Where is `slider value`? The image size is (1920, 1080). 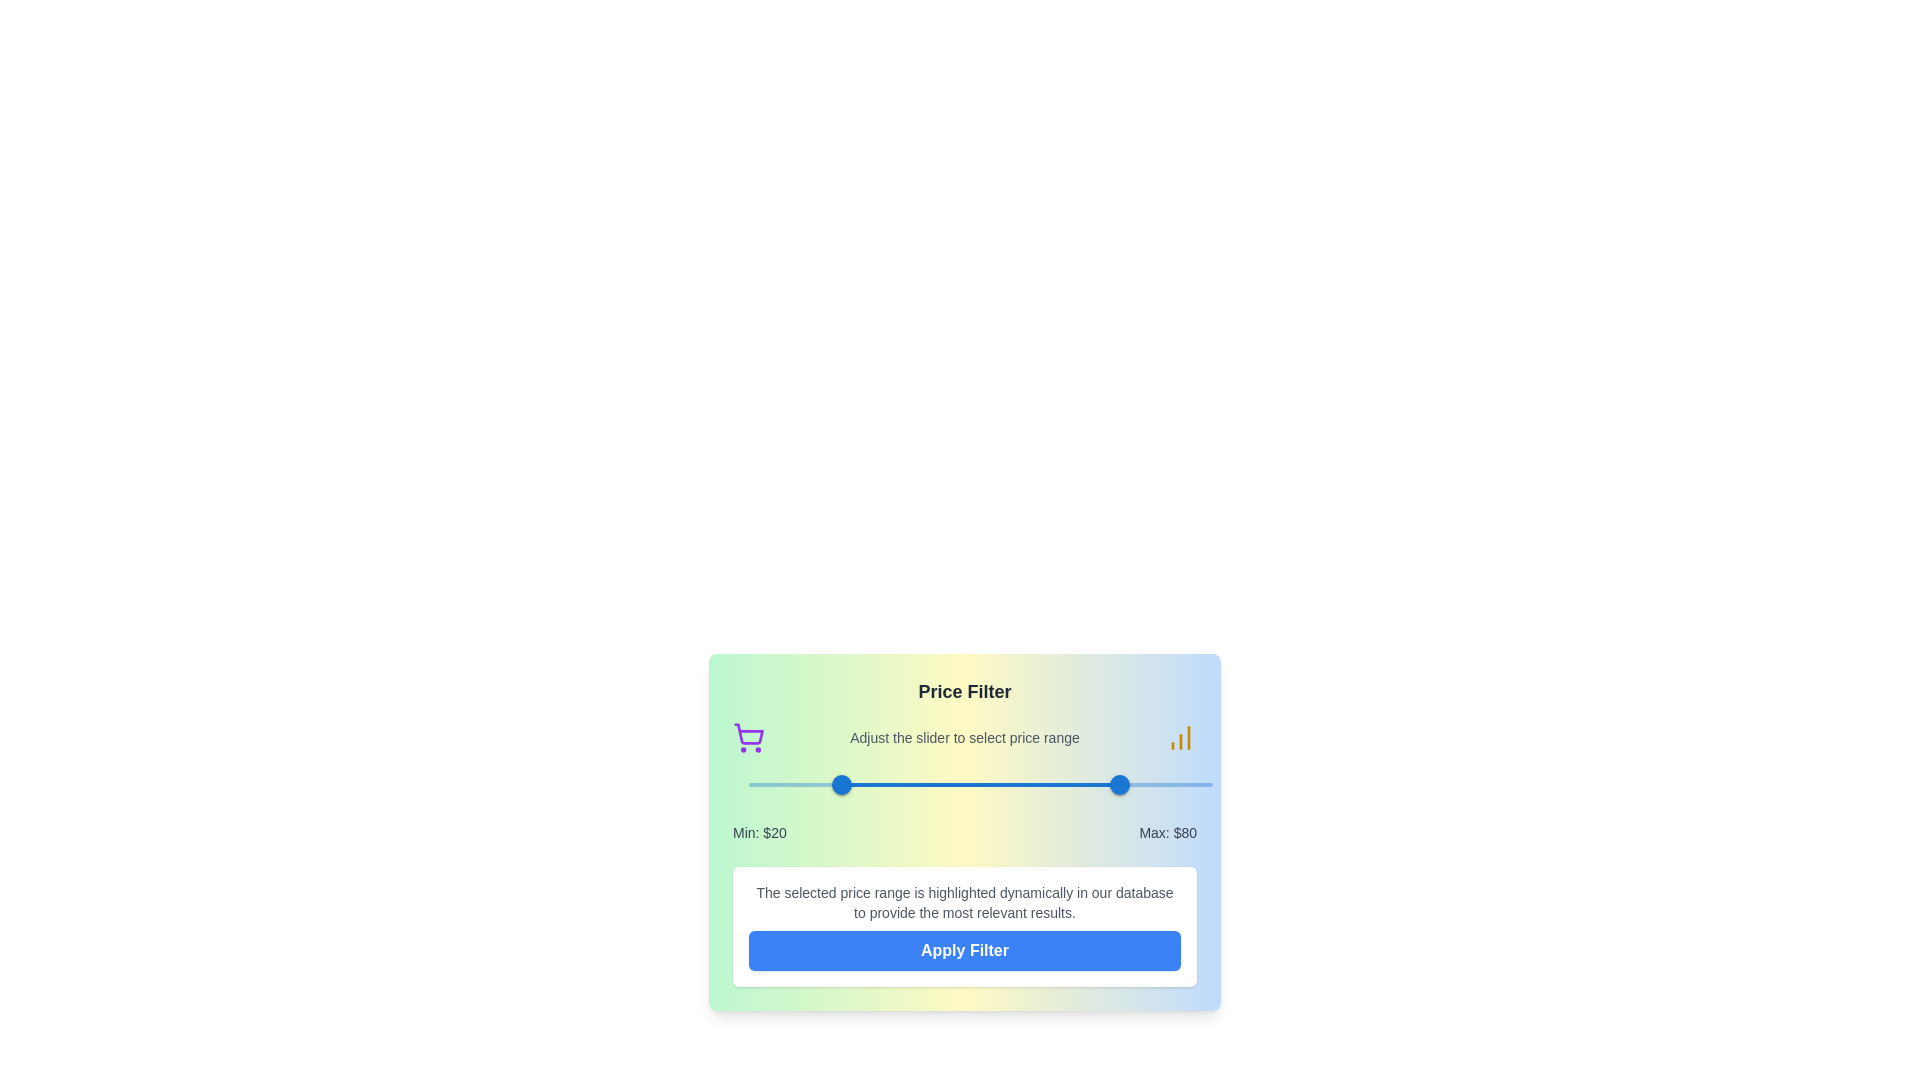 slider value is located at coordinates (1115, 784).